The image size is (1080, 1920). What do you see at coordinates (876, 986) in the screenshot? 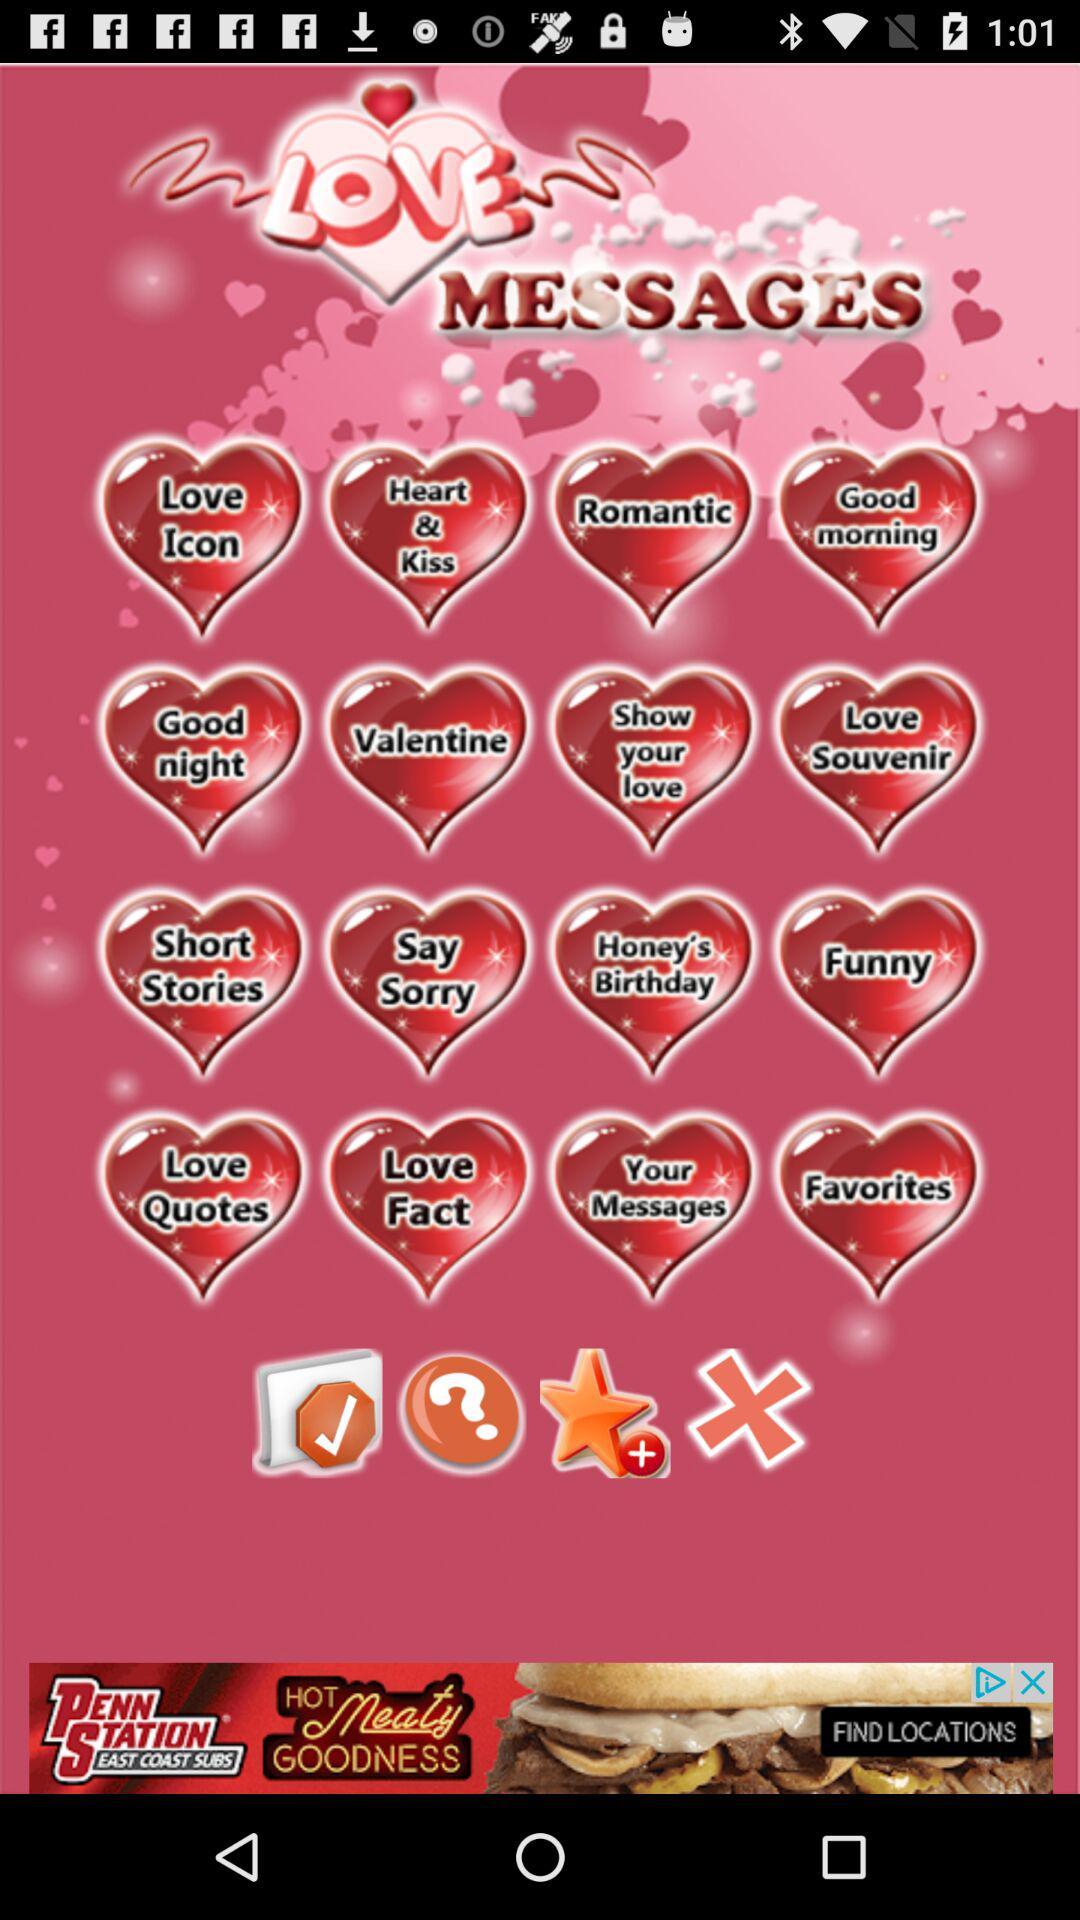
I see `see funny messages` at bounding box center [876, 986].